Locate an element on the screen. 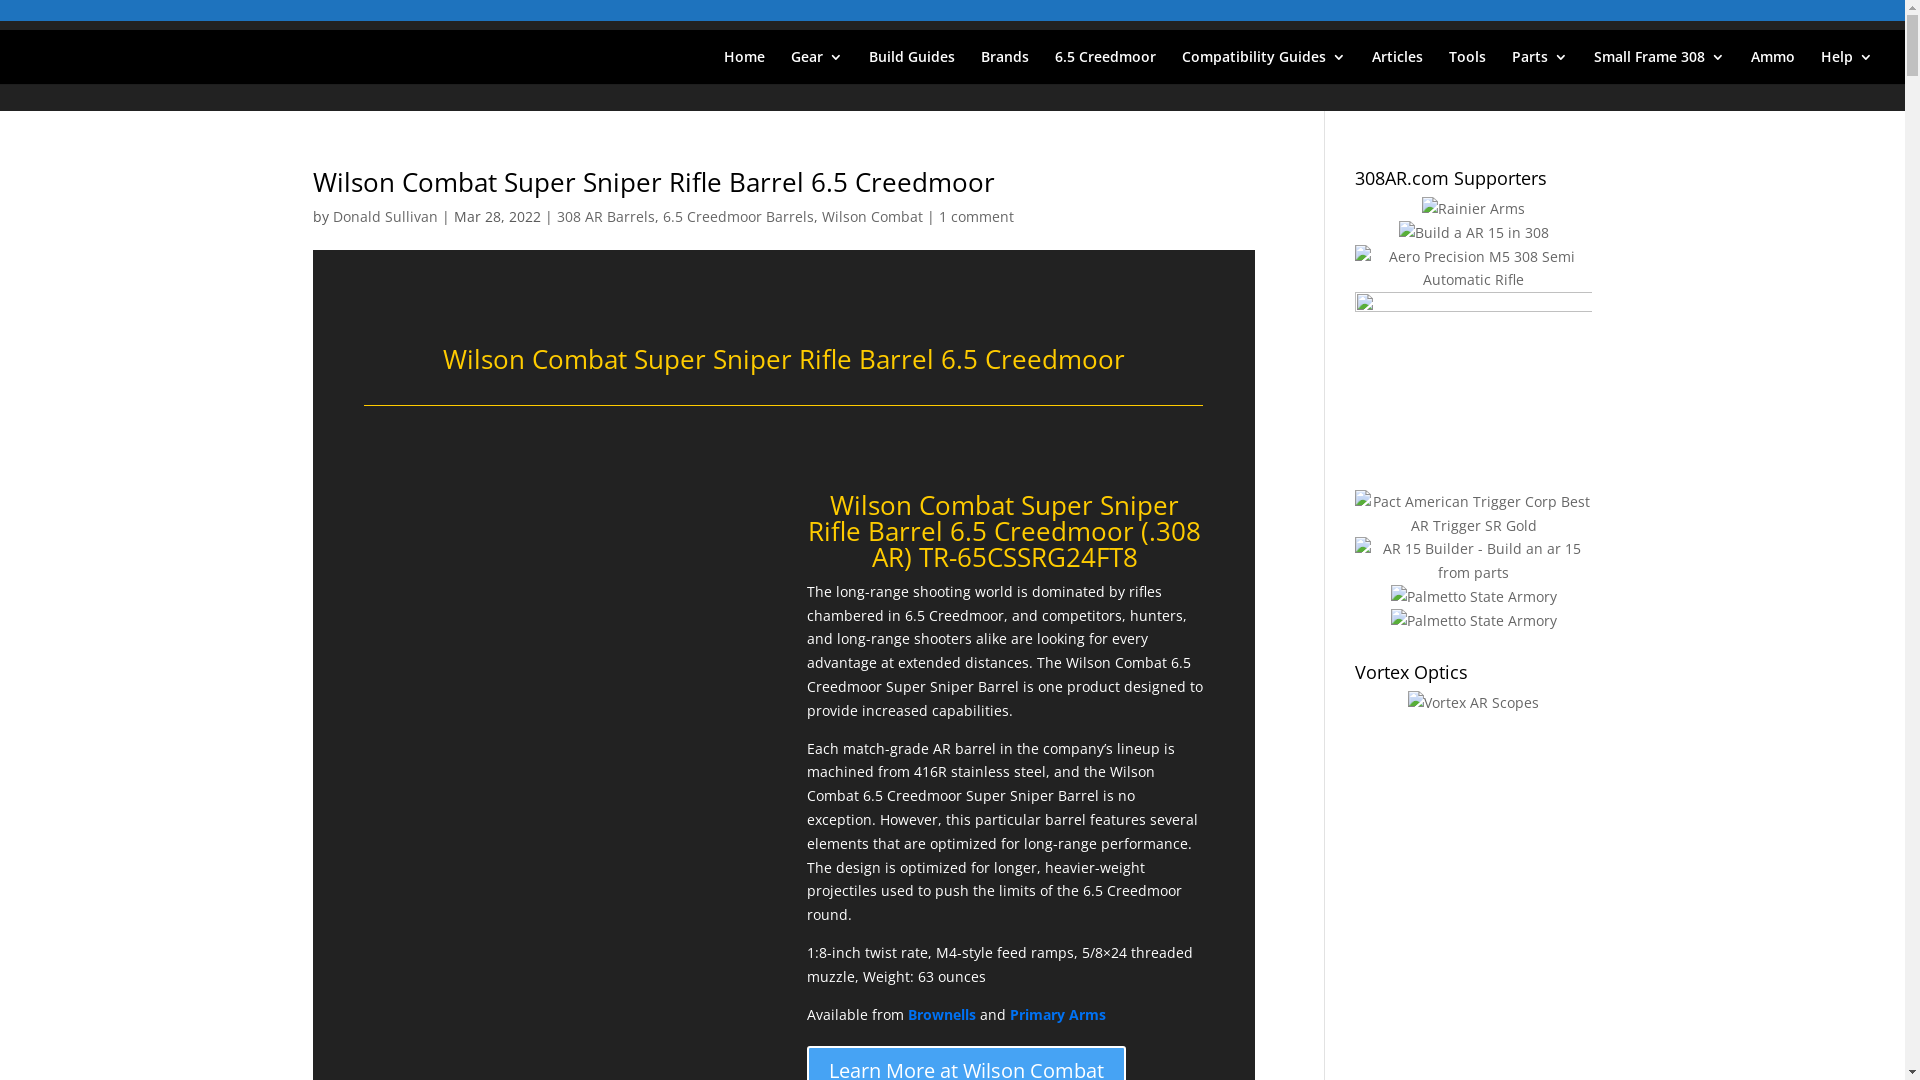 The image size is (1920, 1080). '1 comment' is located at coordinates (975, 216).